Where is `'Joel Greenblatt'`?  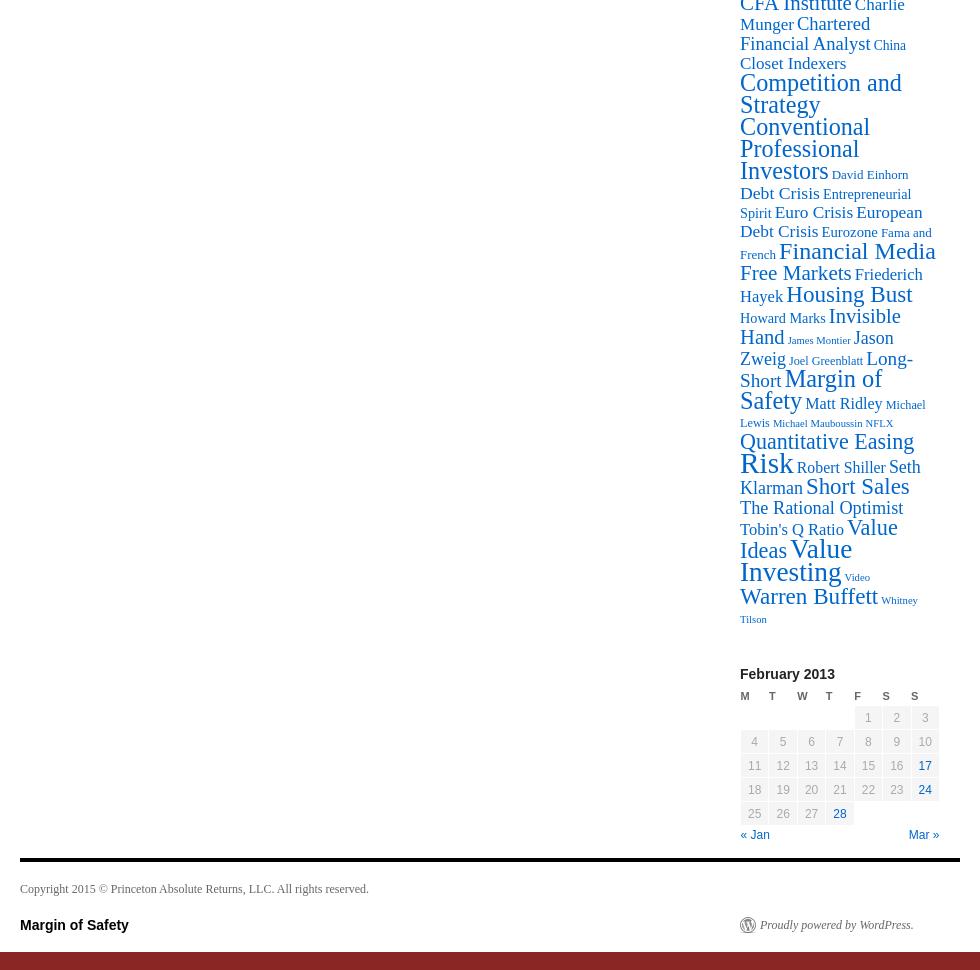
'Joel Greenblatt' is located at coordinates (825, 360).